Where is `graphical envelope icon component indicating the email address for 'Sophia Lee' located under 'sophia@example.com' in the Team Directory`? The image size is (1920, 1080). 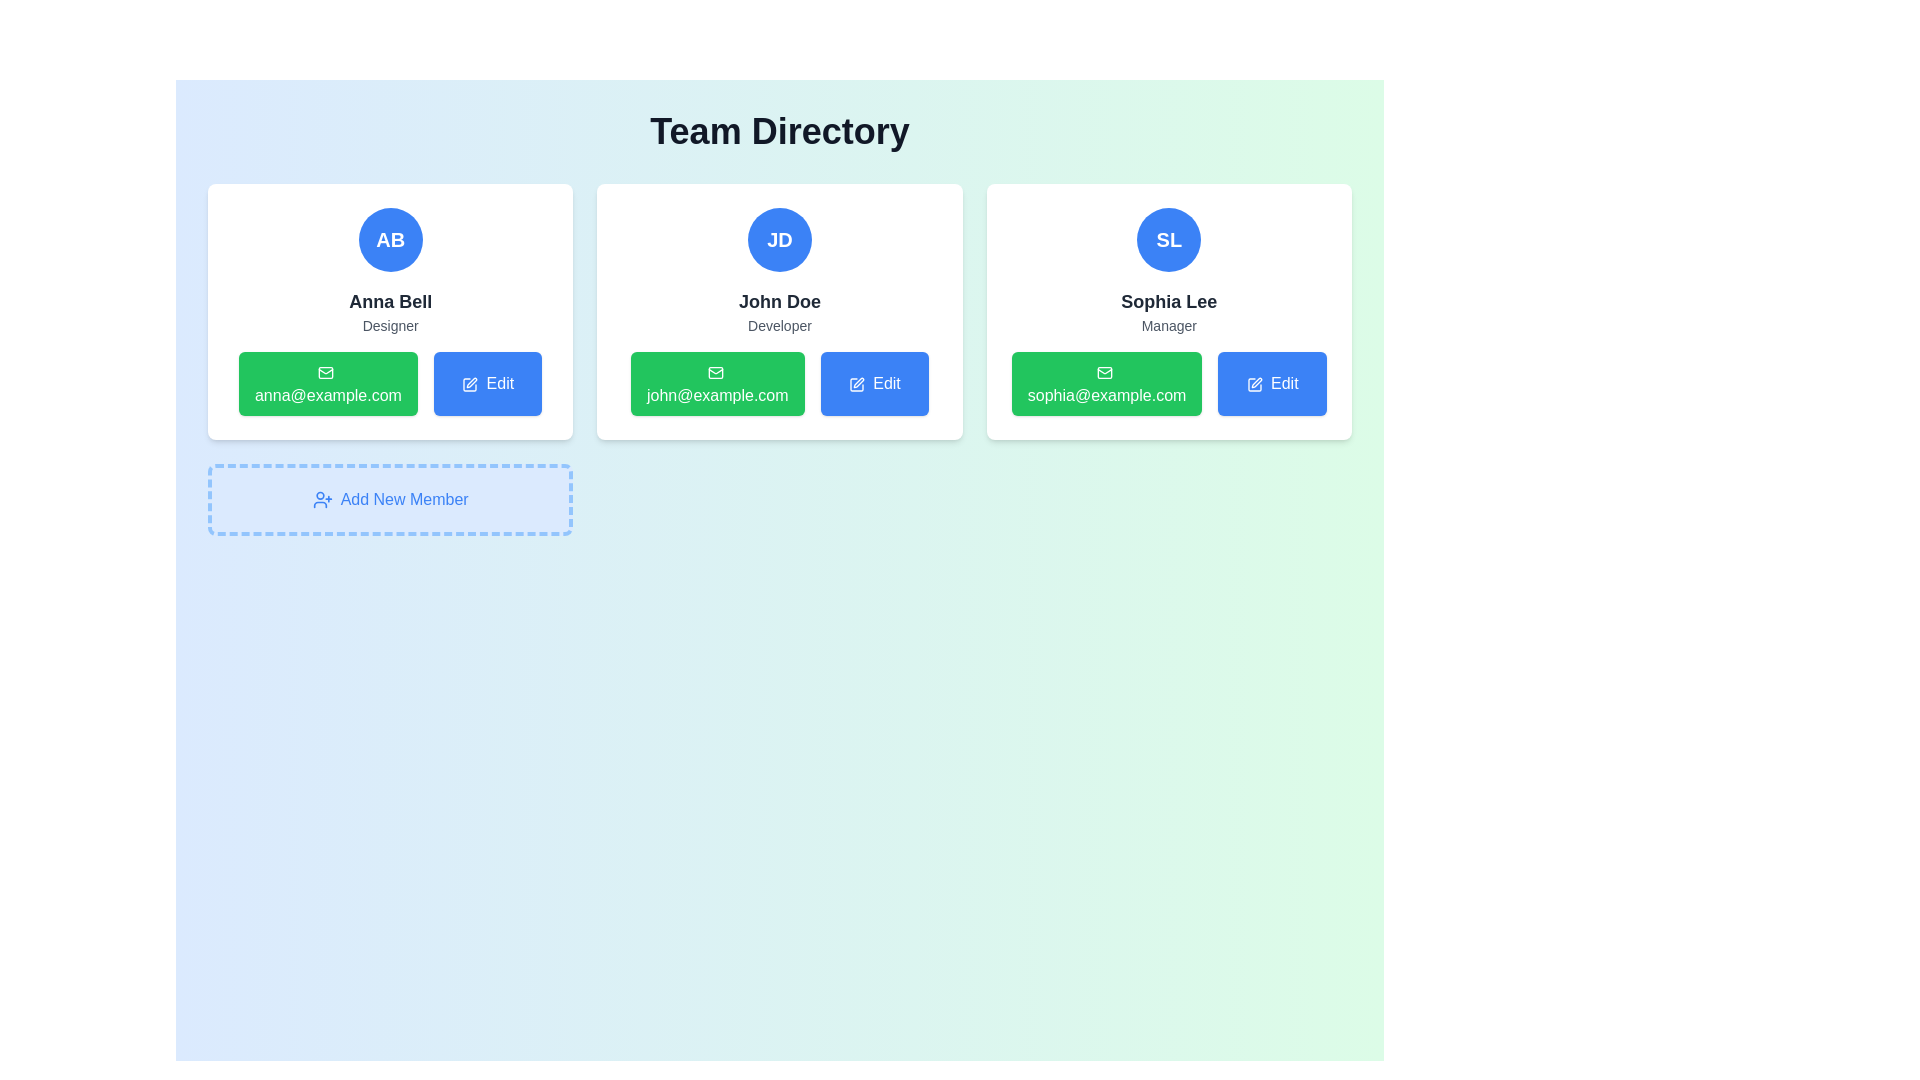
graphical envelope icon component indicating the email address for 'Sophia Lee' located under 'sophia@example.com' in the Team Directory is located at coordinates (1104, 372).